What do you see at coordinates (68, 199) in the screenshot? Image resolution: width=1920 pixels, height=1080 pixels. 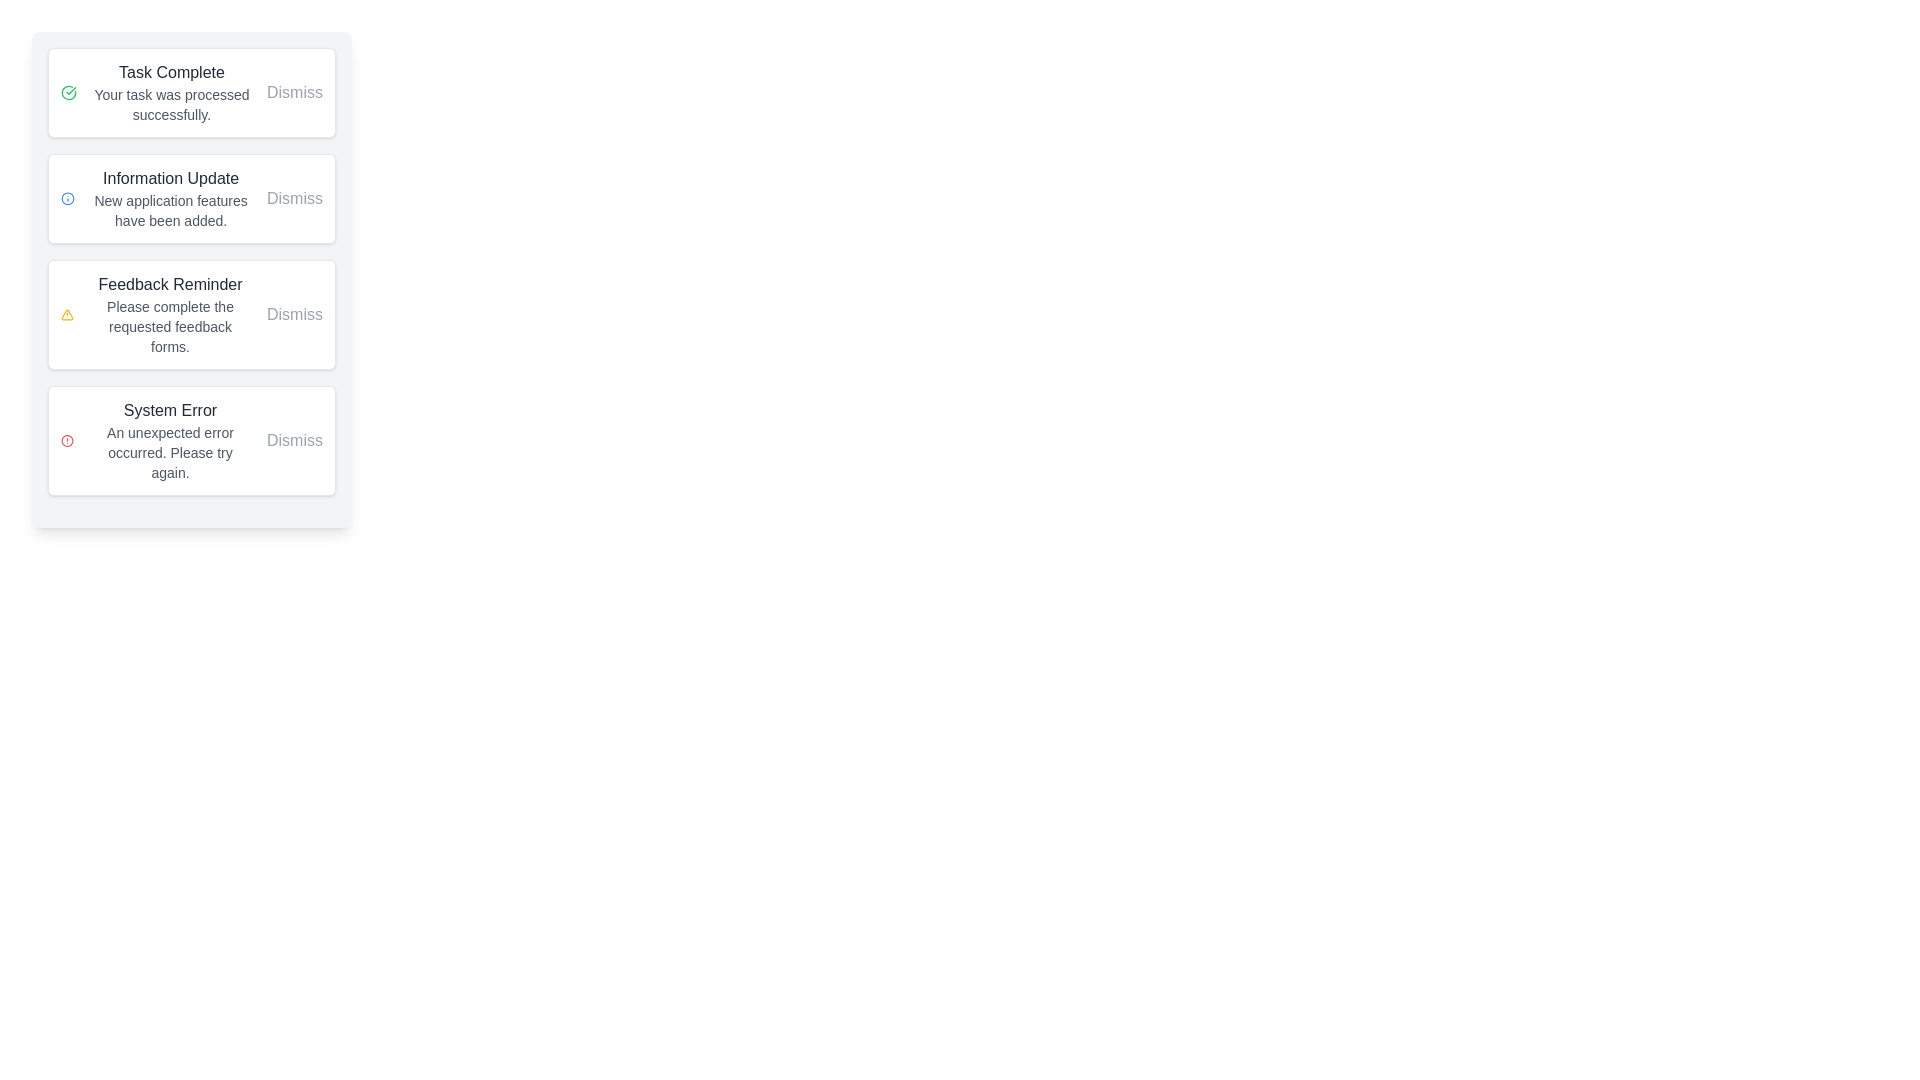 I see `the informational update icon located to the left of the 'Information Update' text in the notification list` at bounding box center [68, 199].